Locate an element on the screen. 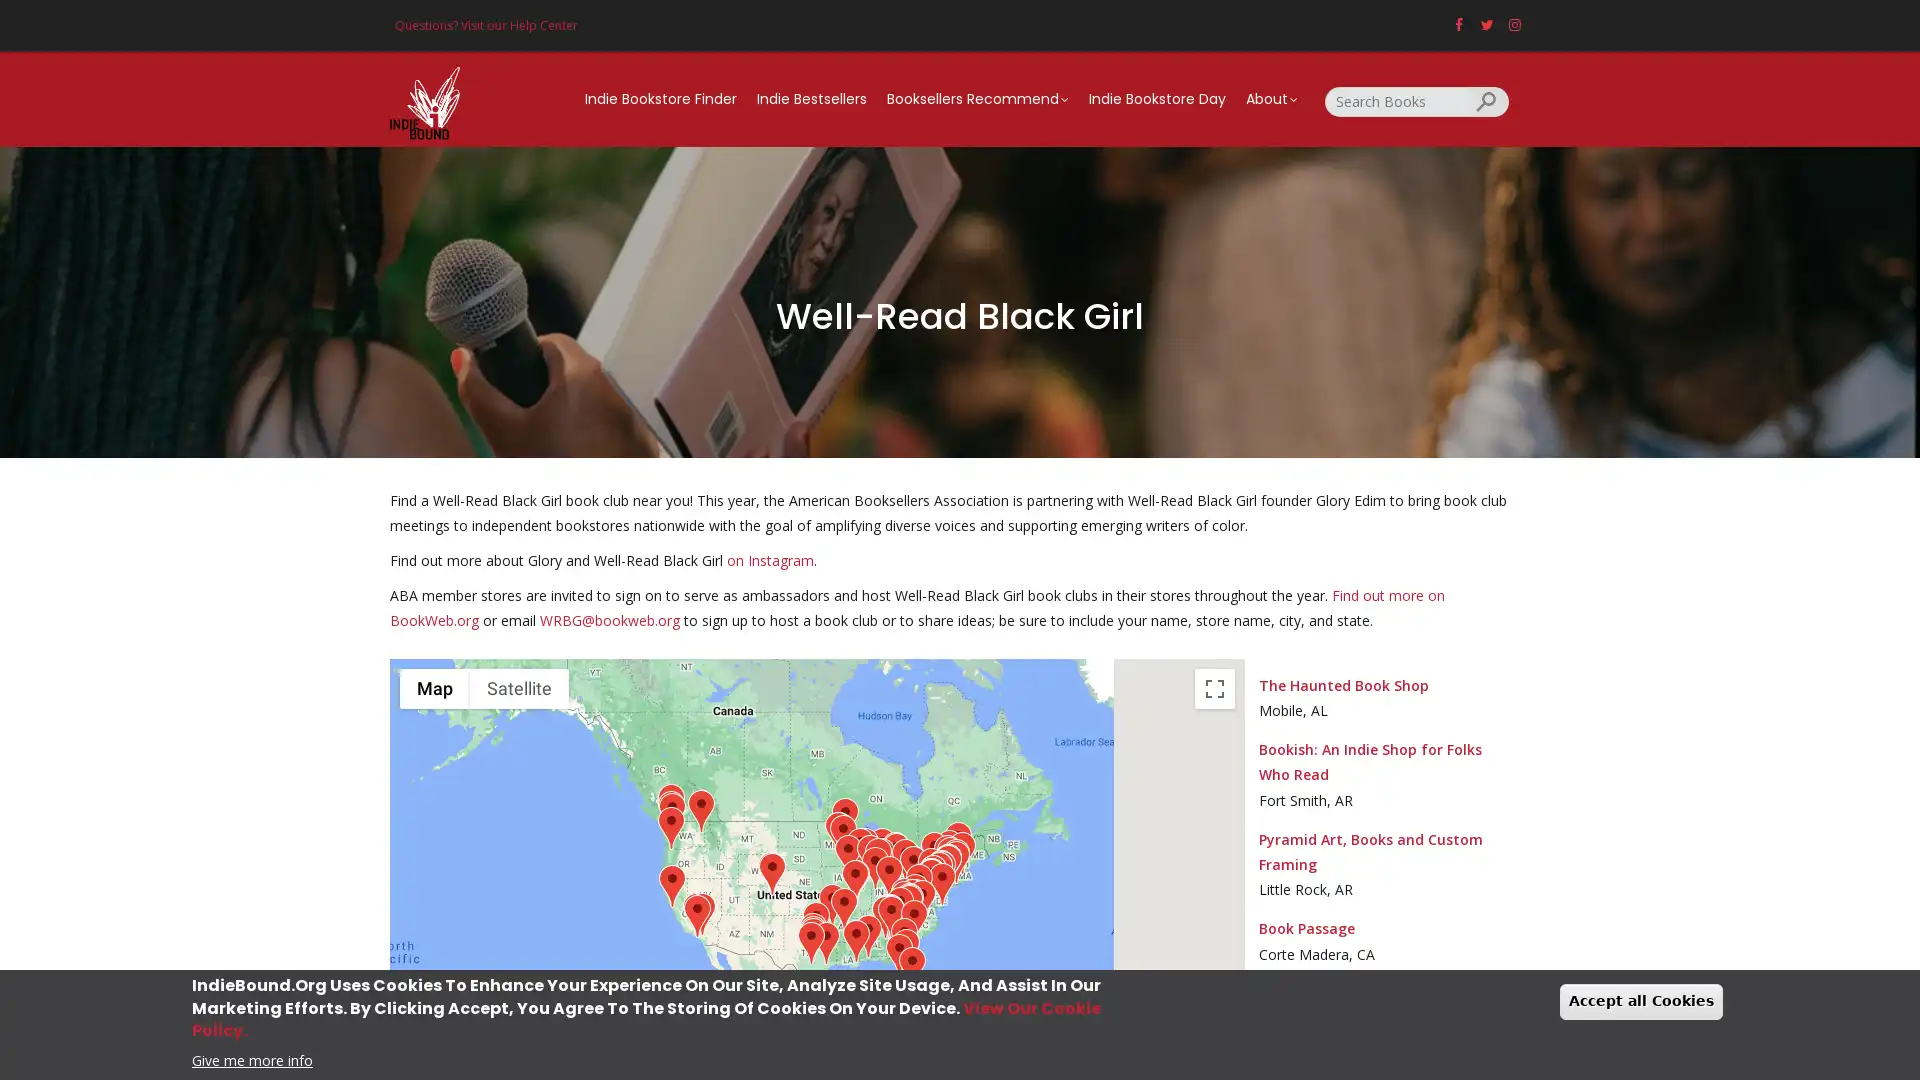  The Book Rack (WA) is located at coordinates (670, 803).